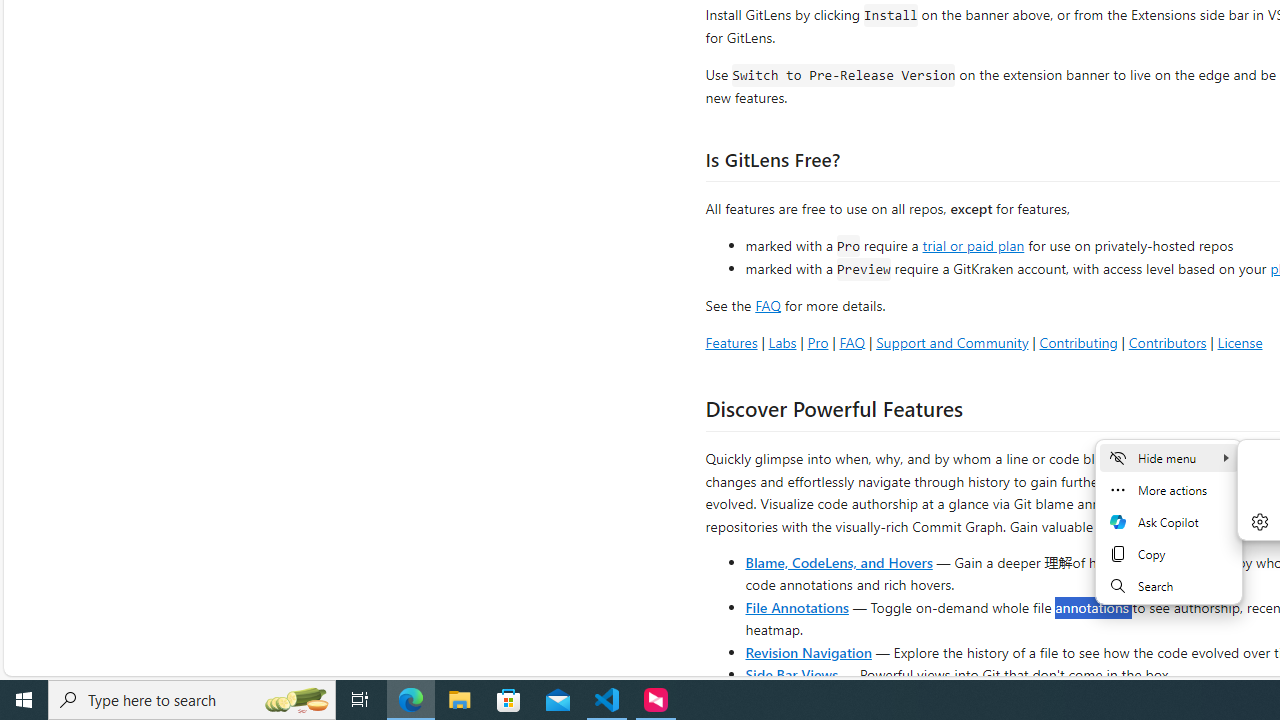 This screenshot has height=720, width=1280. What do you see at coordinates (1169, 533) in the screenshot?
I see `'Mini menu on text selection'` at bounding box center [1169, 533].